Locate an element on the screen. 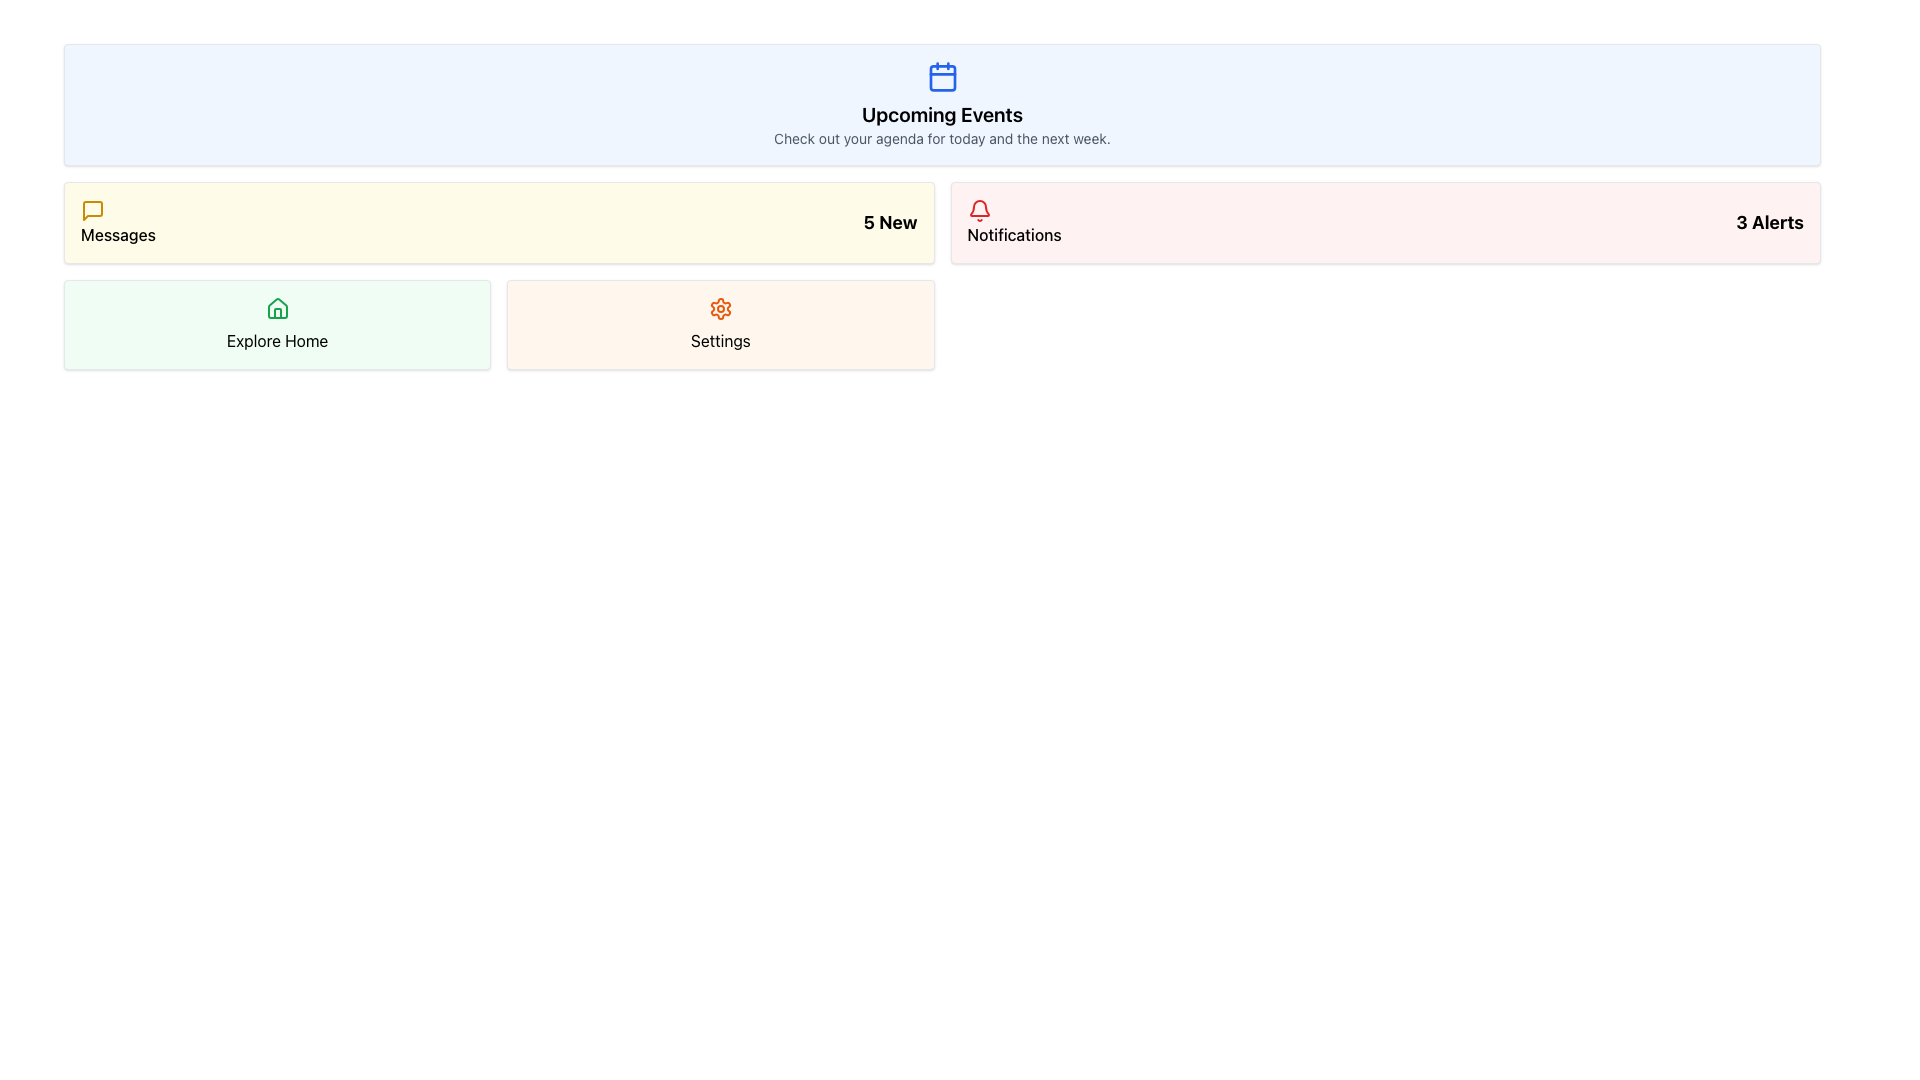  the decorative icon representing the 'Upcoming Events' section, which is centered in a light blue box labeled 'Upcoming Events' is located at coordinates (941, 76).